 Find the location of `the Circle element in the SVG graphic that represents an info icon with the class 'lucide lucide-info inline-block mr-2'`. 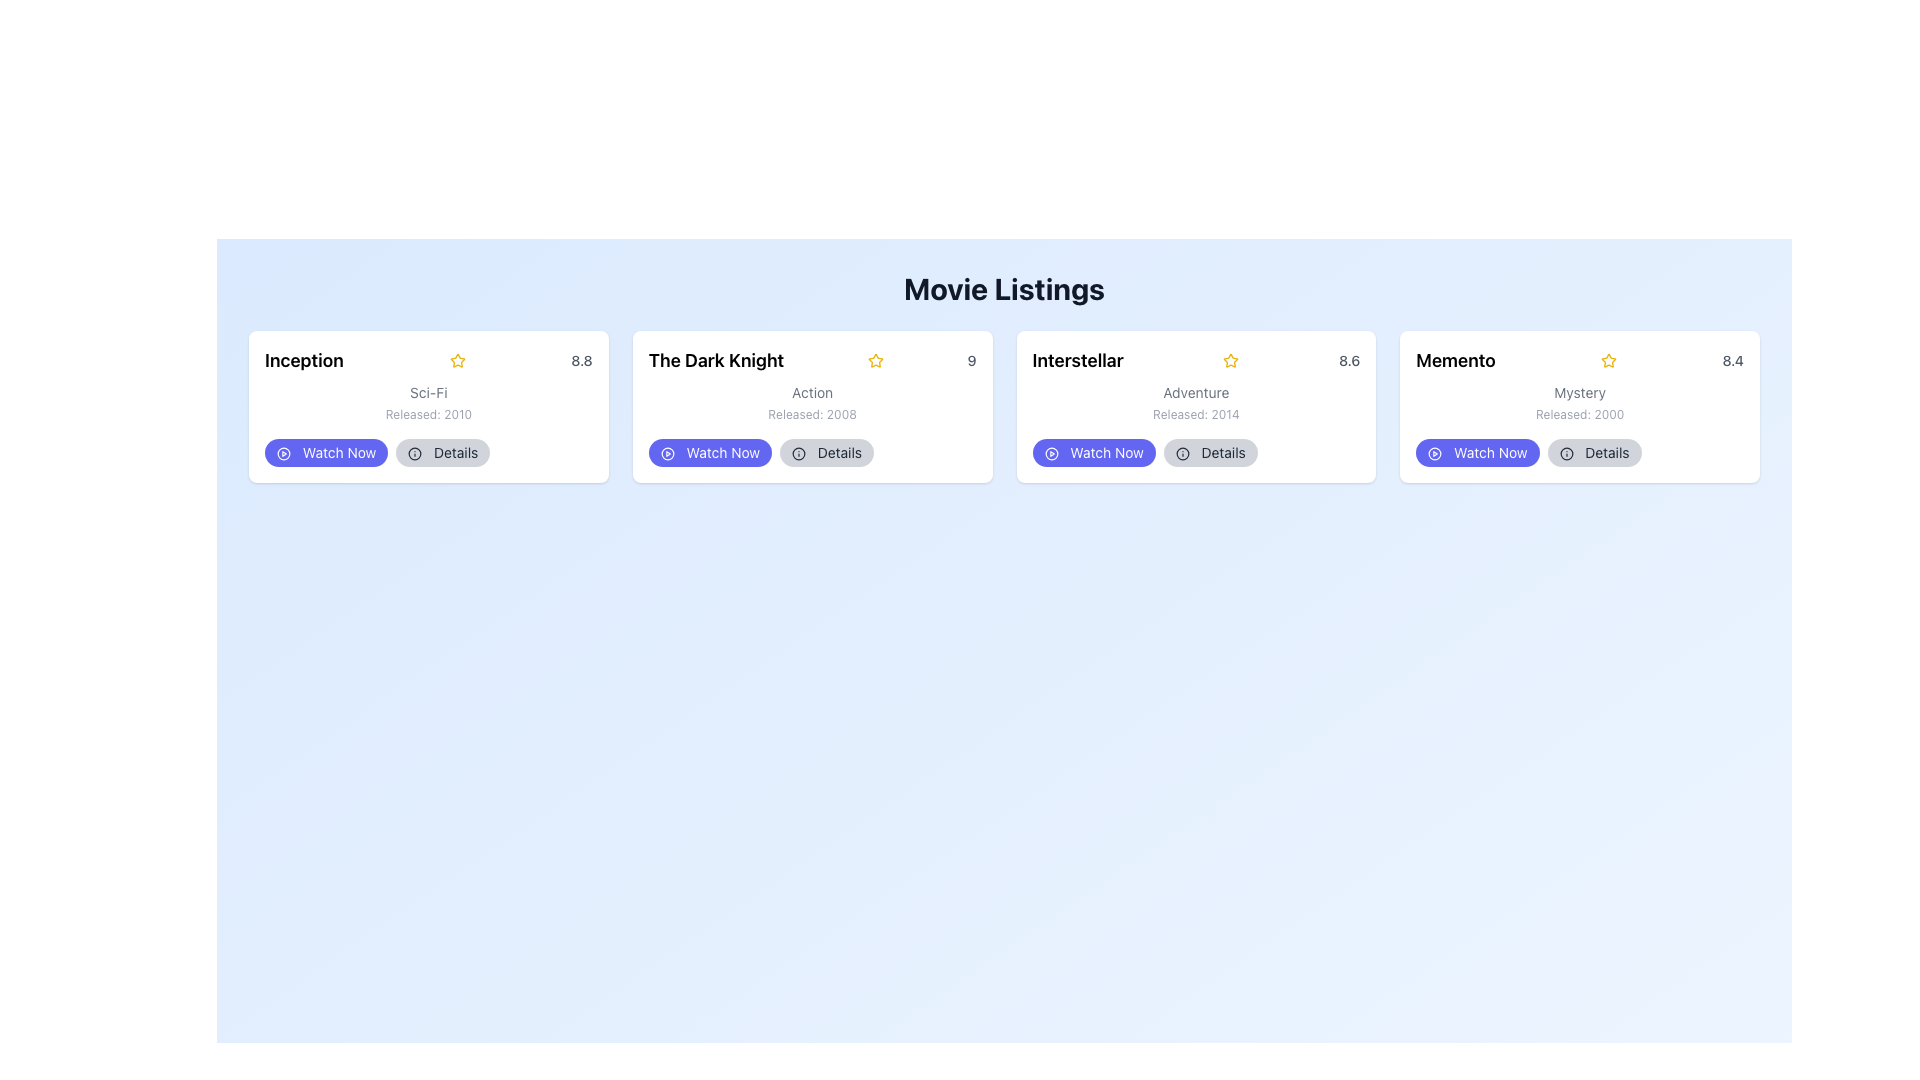

the Circle element in the SVG graphic that represents an info icon with the class 'lucide lucide-info inline-block mr-2' is located at coordinates (797, 454).